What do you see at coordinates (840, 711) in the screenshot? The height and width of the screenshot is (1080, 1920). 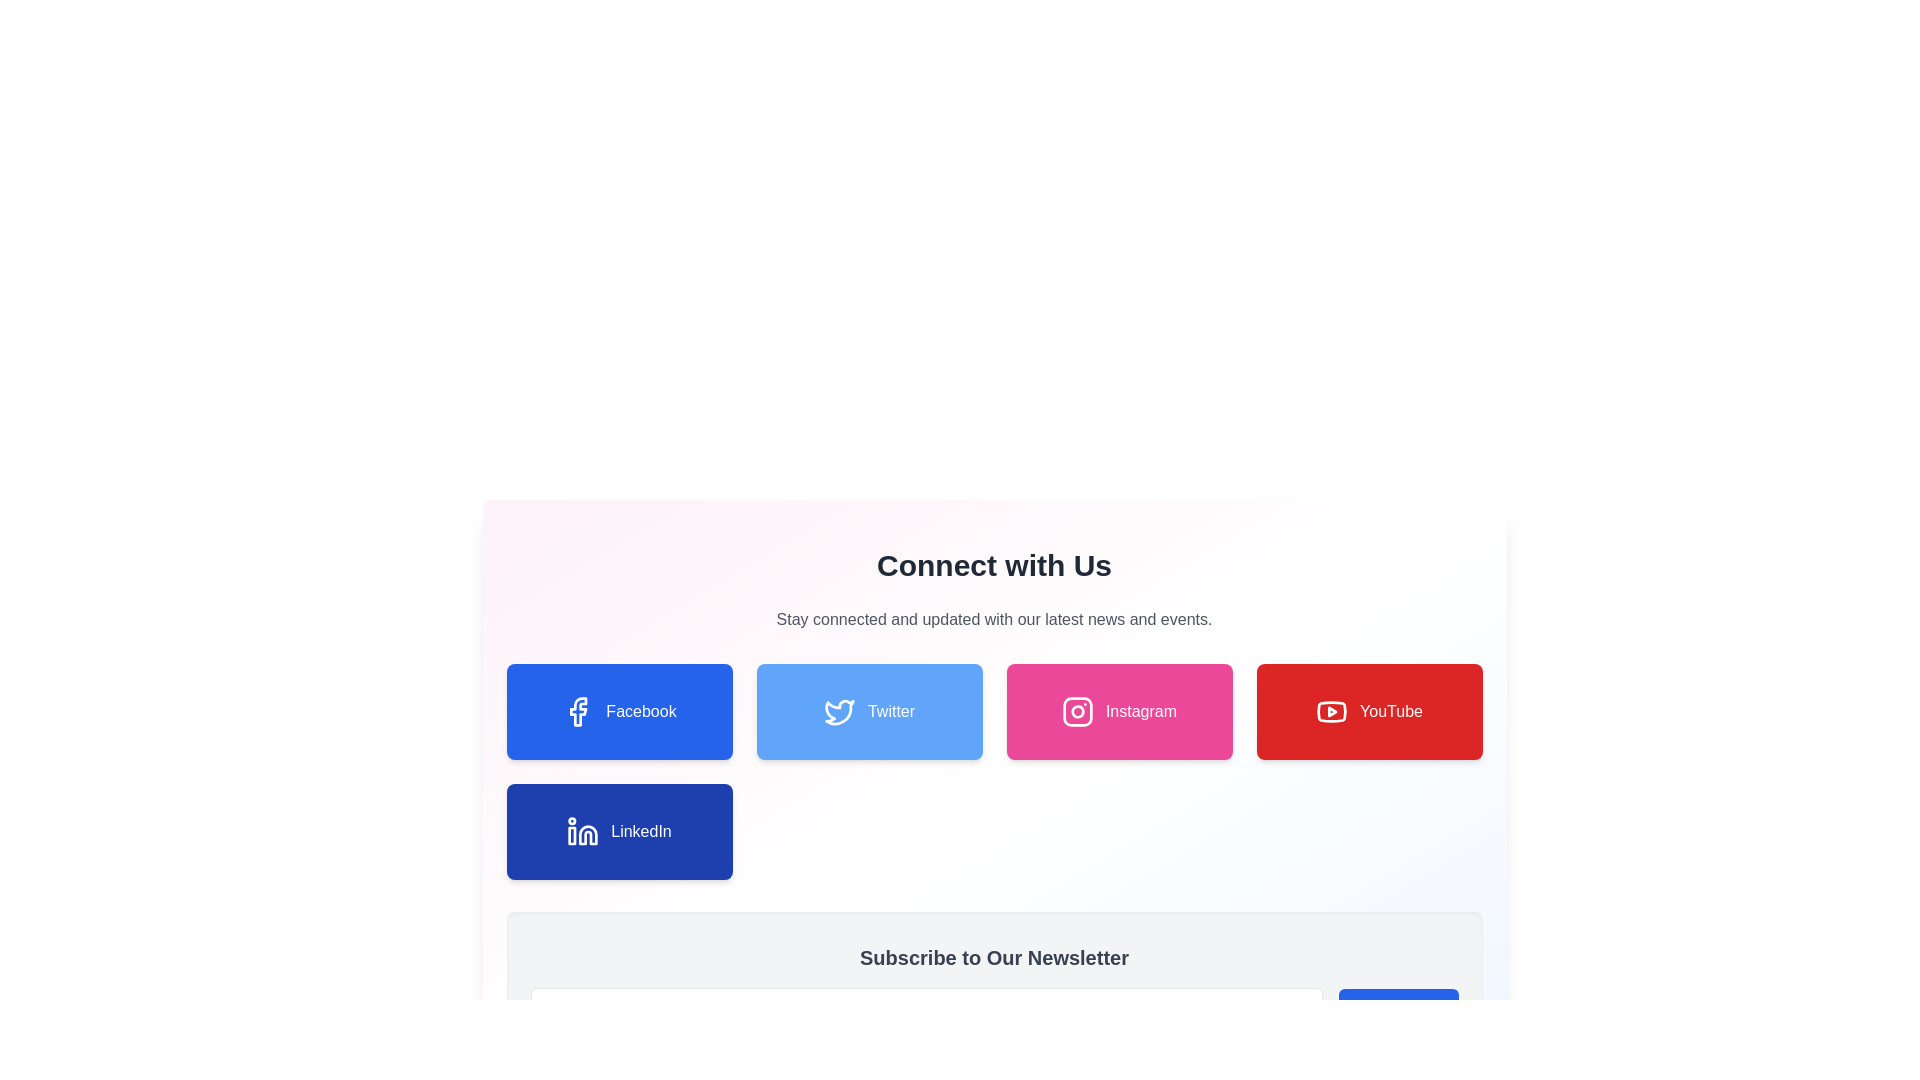 I see `the Twitter icon button located centrally below the 'Connect with Us' title` at bounding box center [840, 711].